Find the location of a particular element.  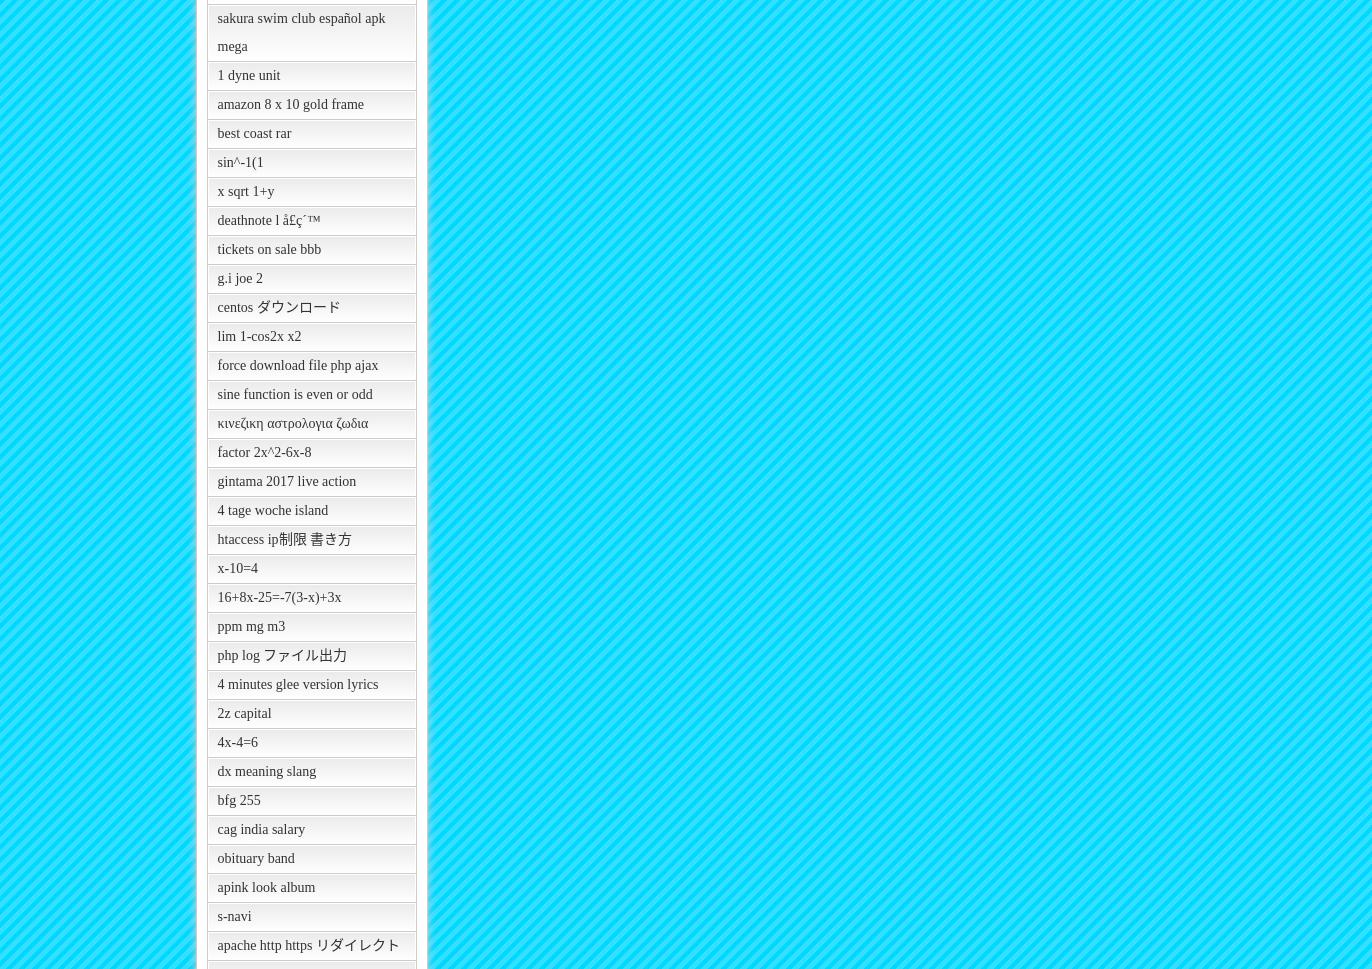

'bfg 255' is located at coordinates (238, 800).